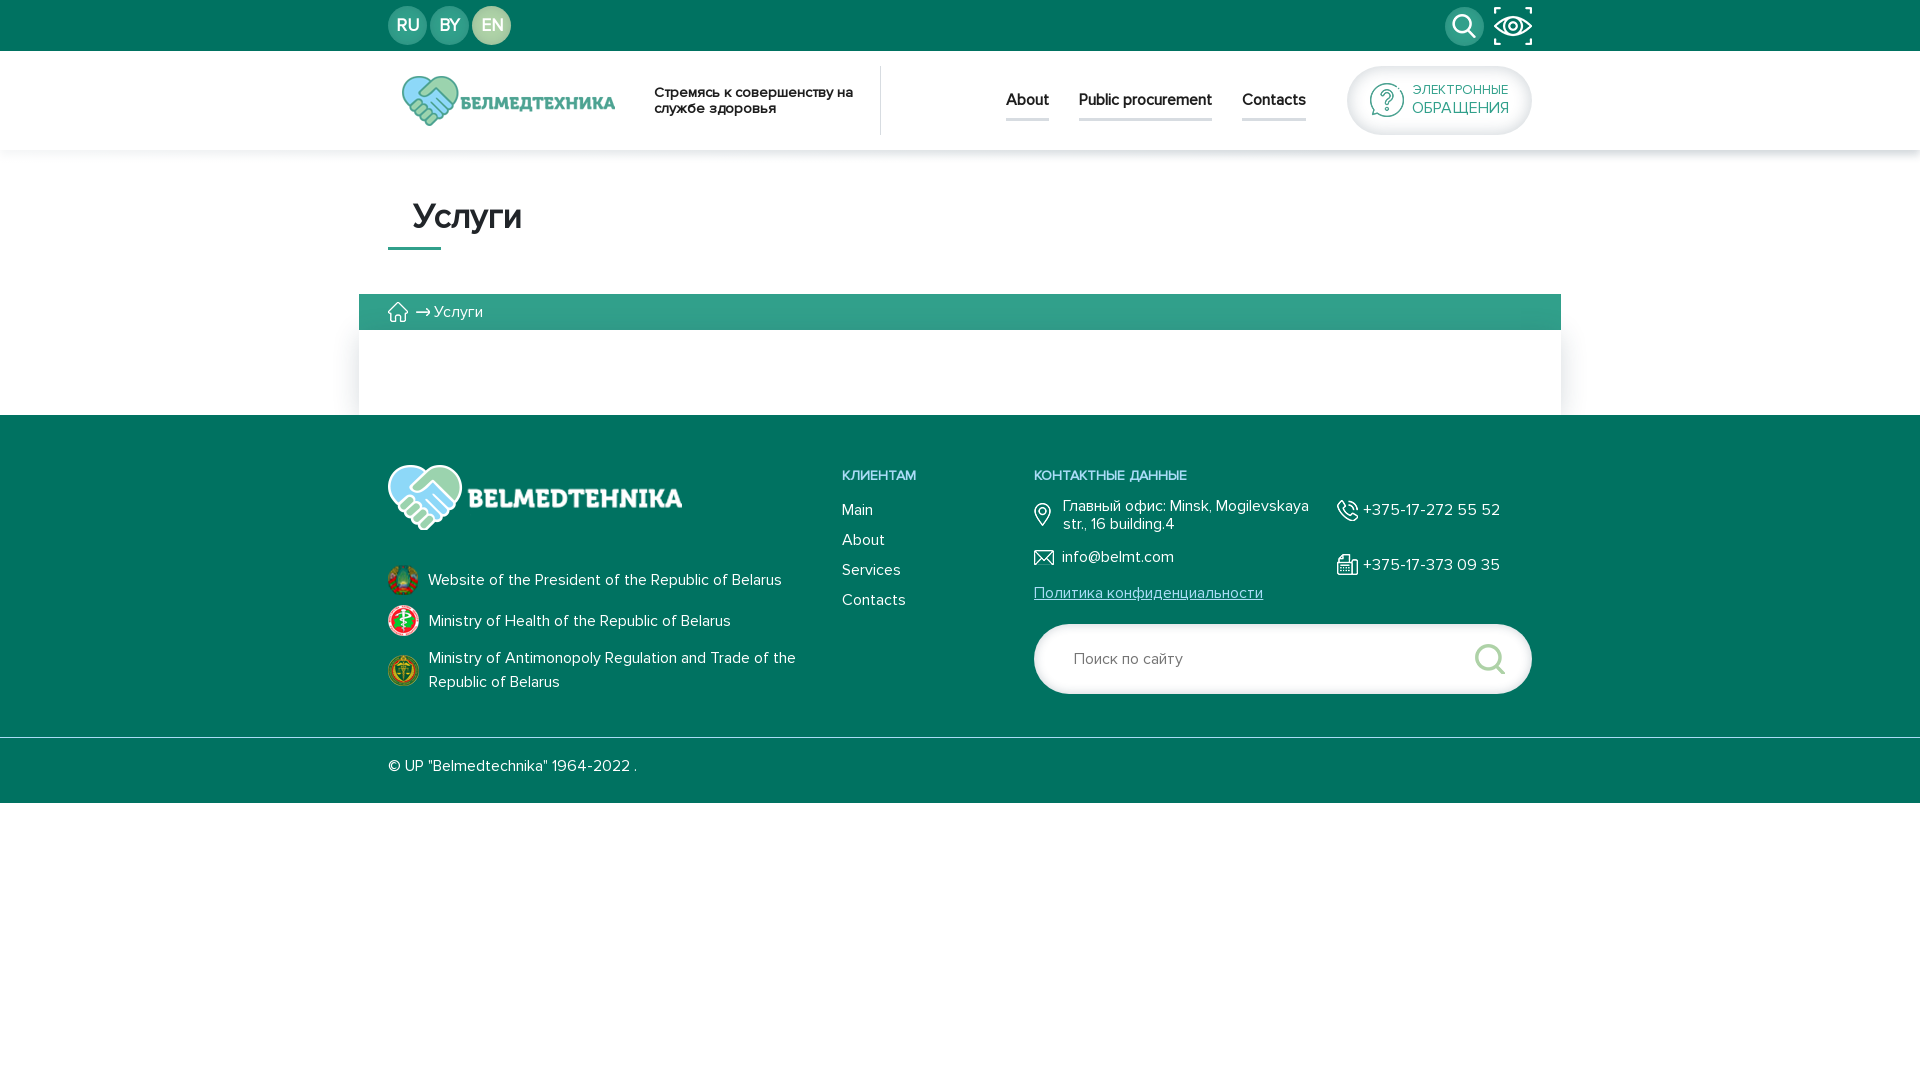 The height and width of the screenshot is (1080, 1920). Describe the element at coordinates (1145, 105) in the screenshot. I see `'Public procurement'` at that location.